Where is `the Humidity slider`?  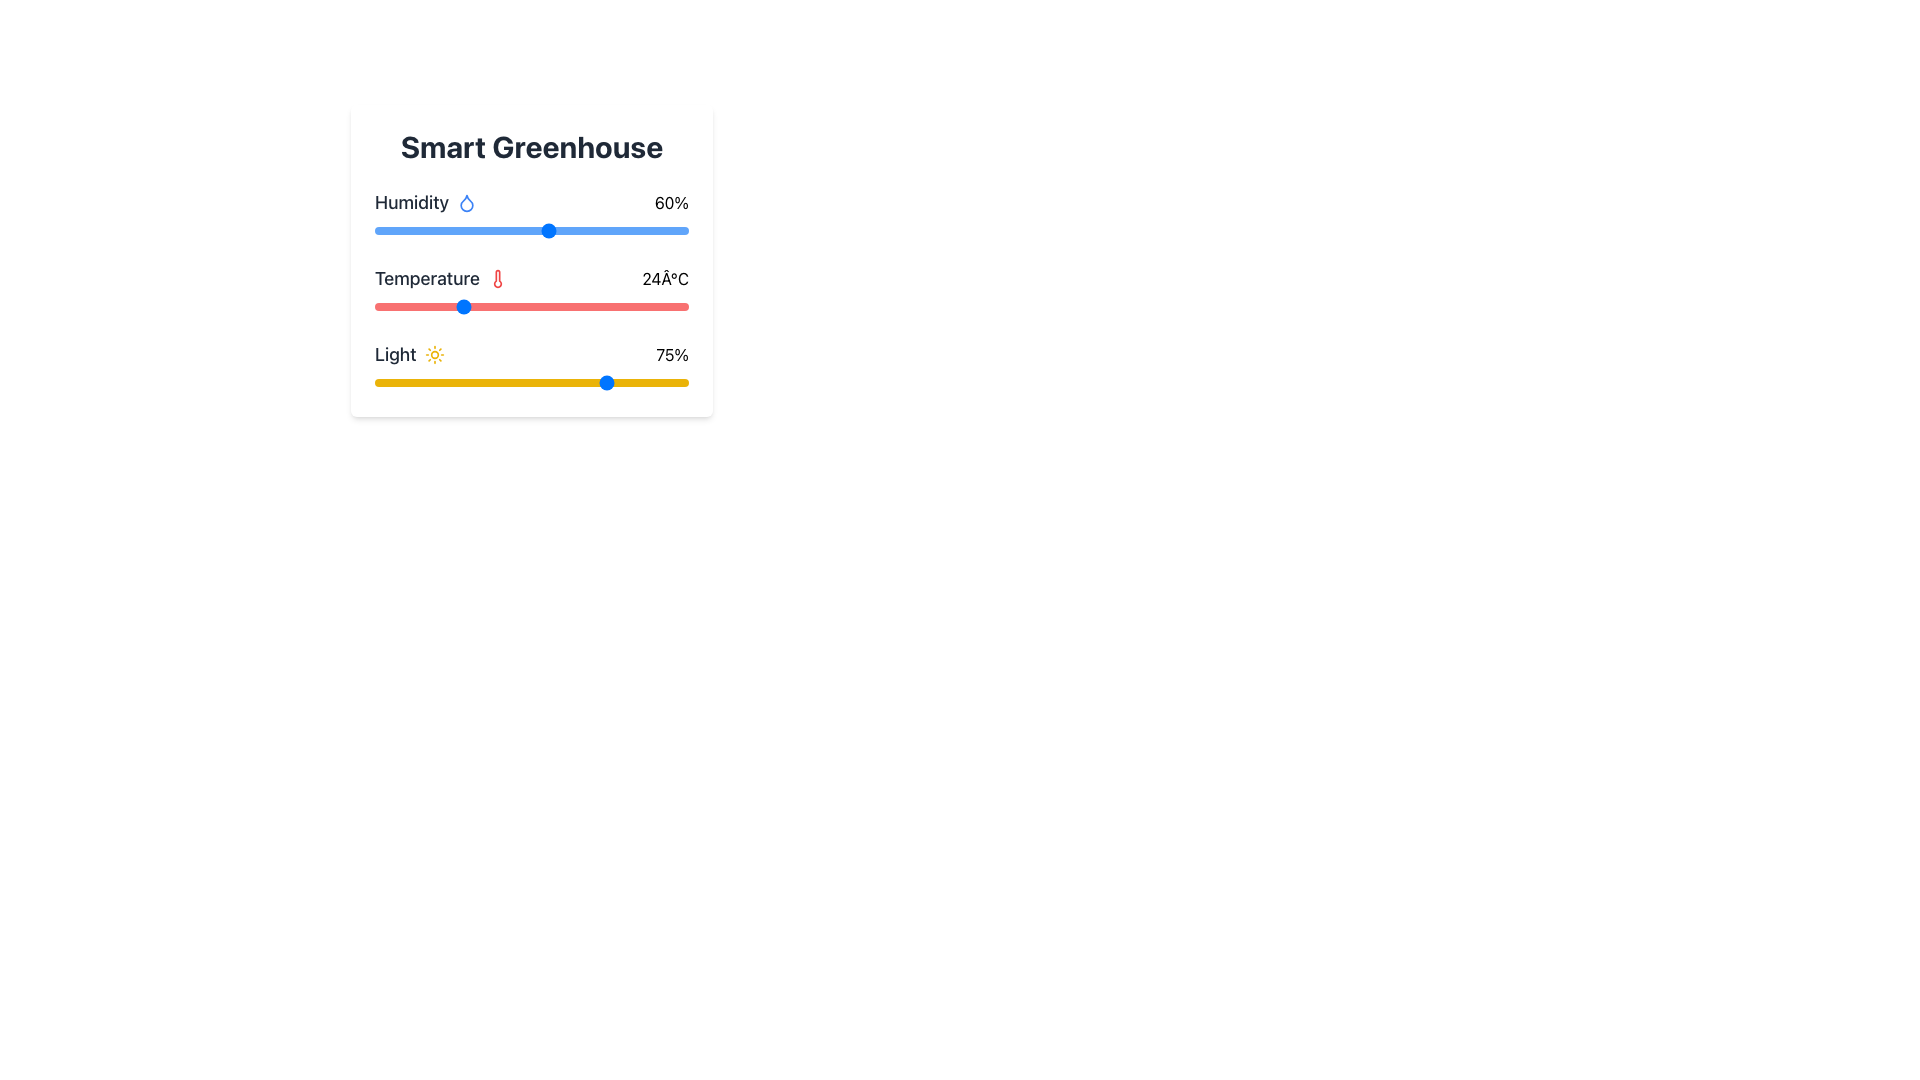 the Humidity slider is located at coordinates (621, 230).